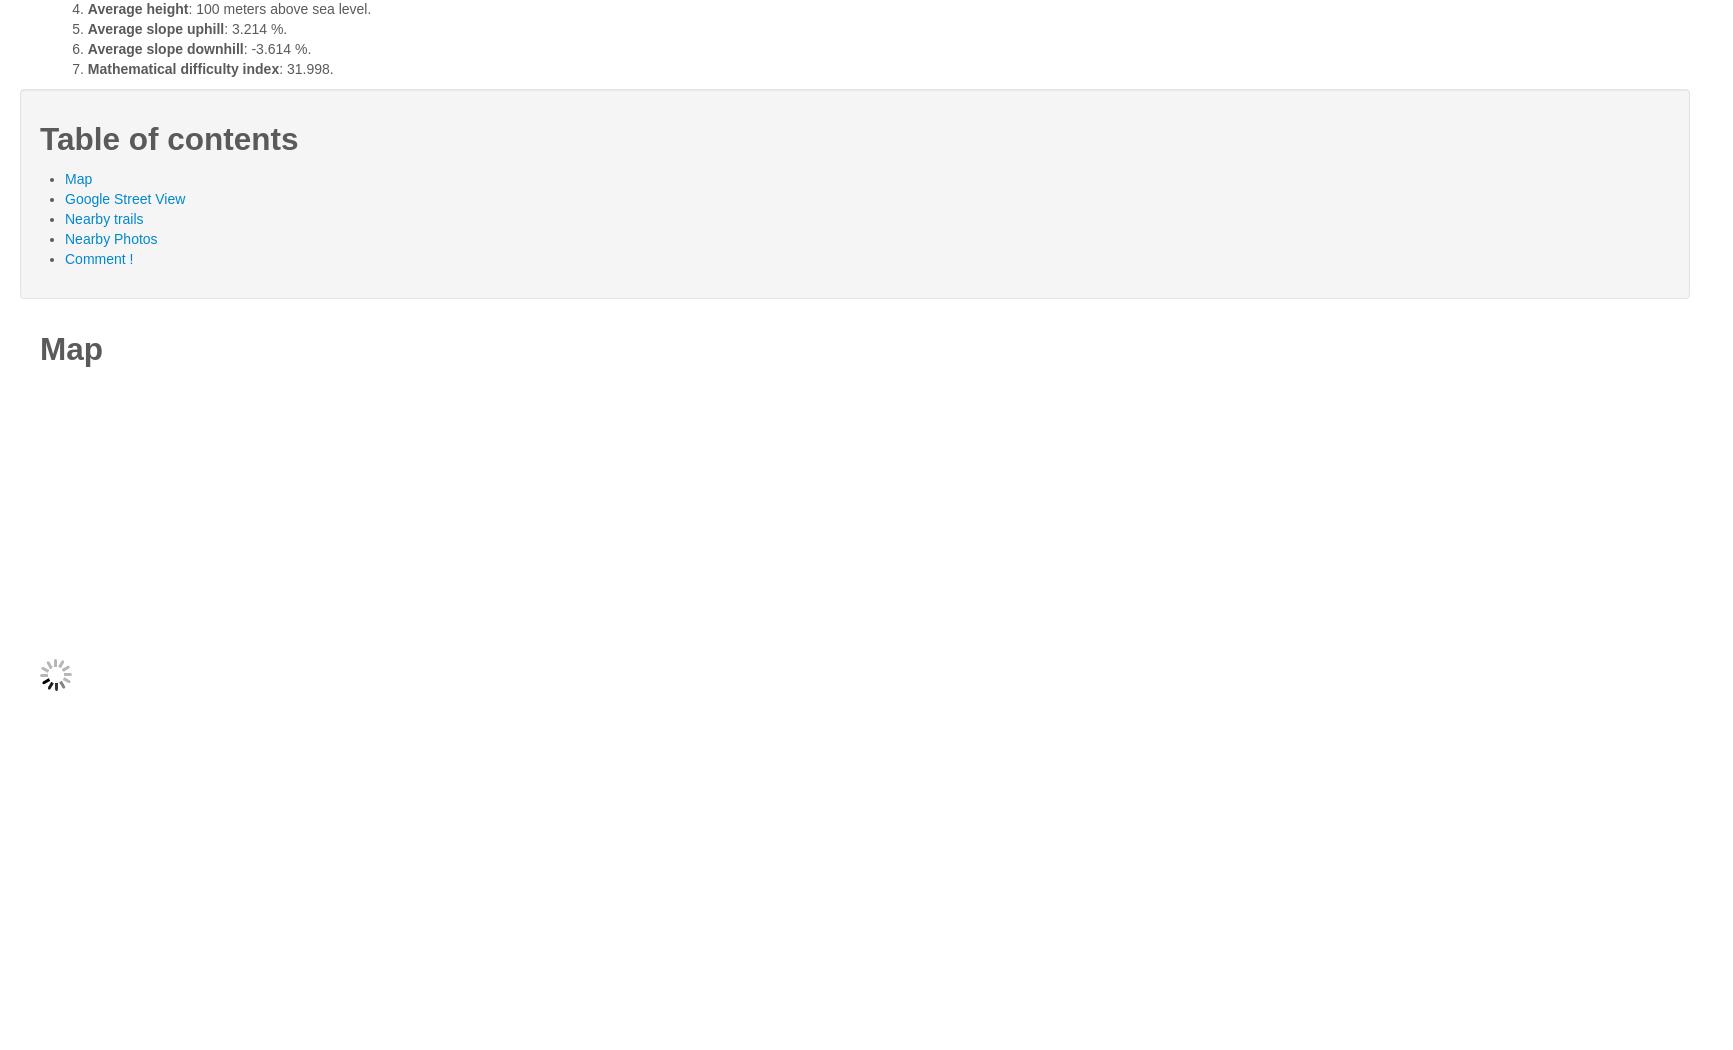  I want to click on ': 3.214 %.', so click(224, 28).